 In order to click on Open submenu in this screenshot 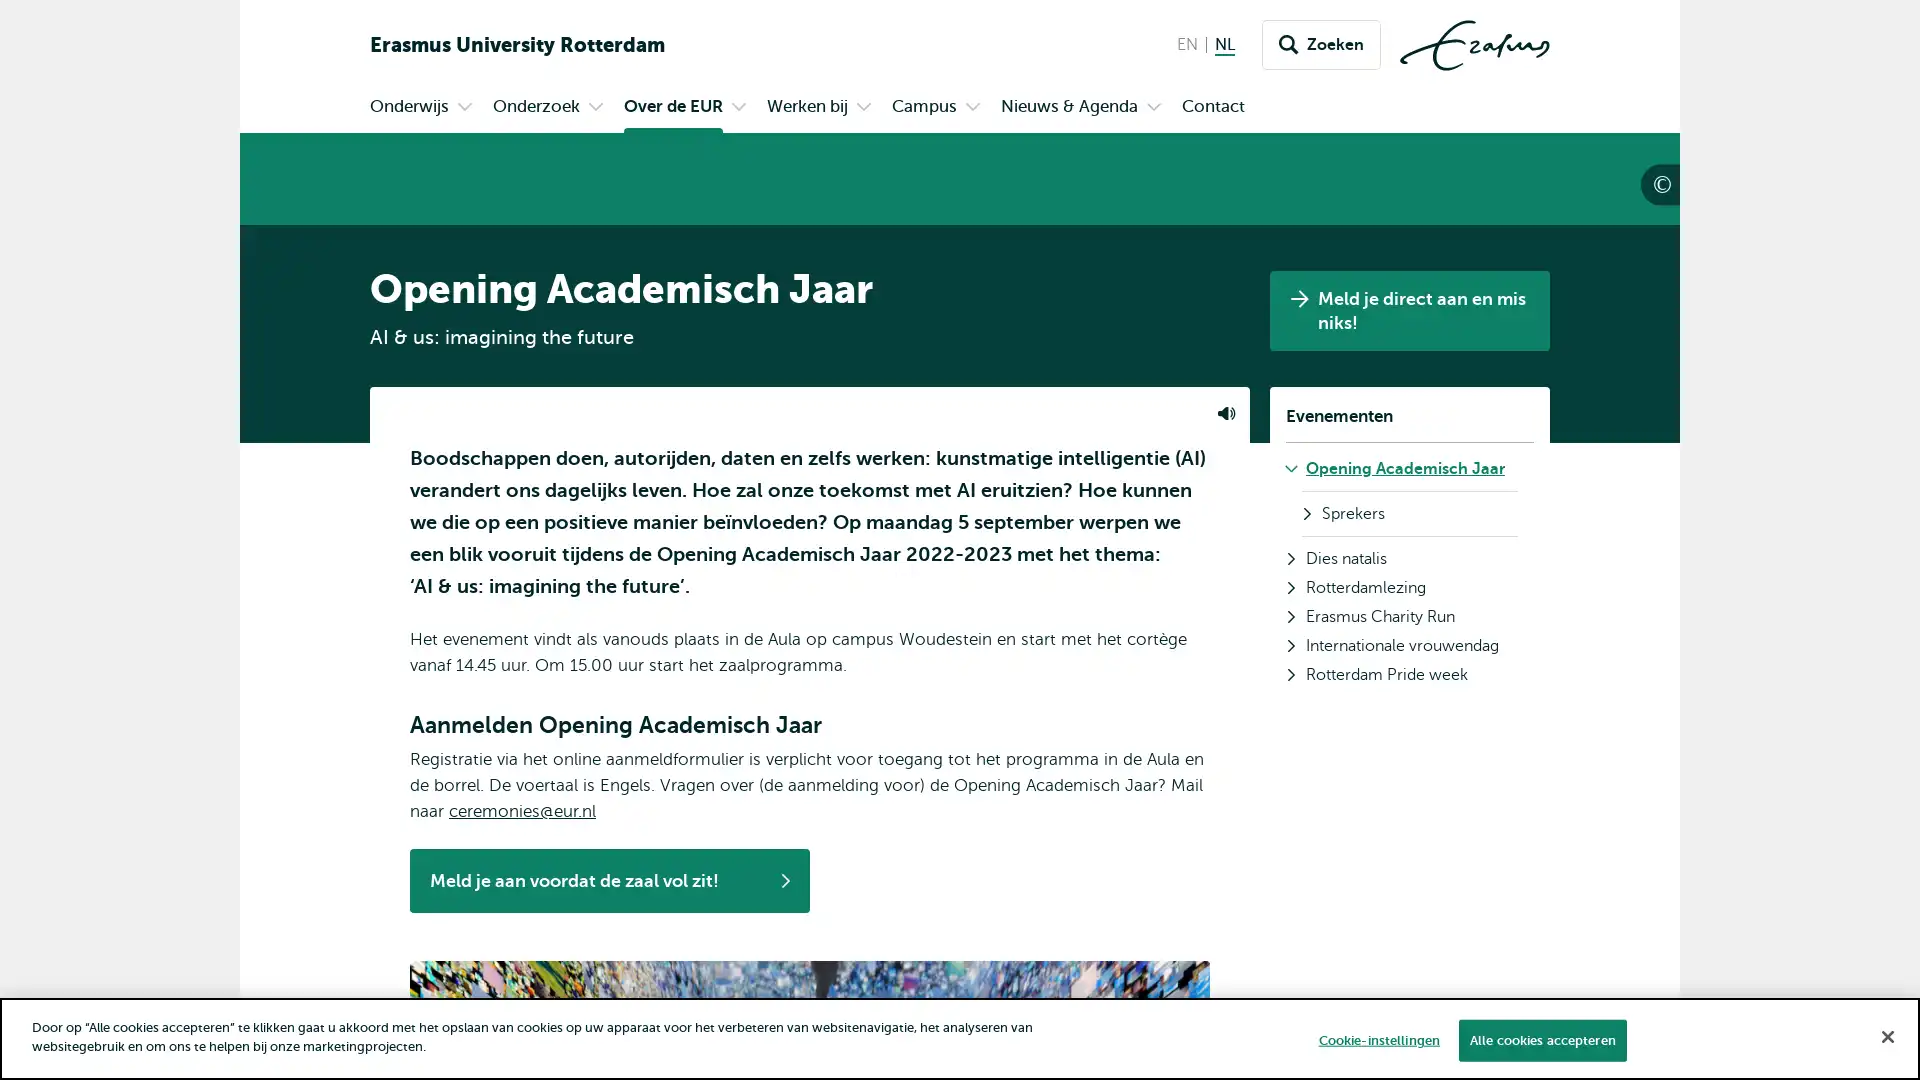, I will do `click(594, 108)`.